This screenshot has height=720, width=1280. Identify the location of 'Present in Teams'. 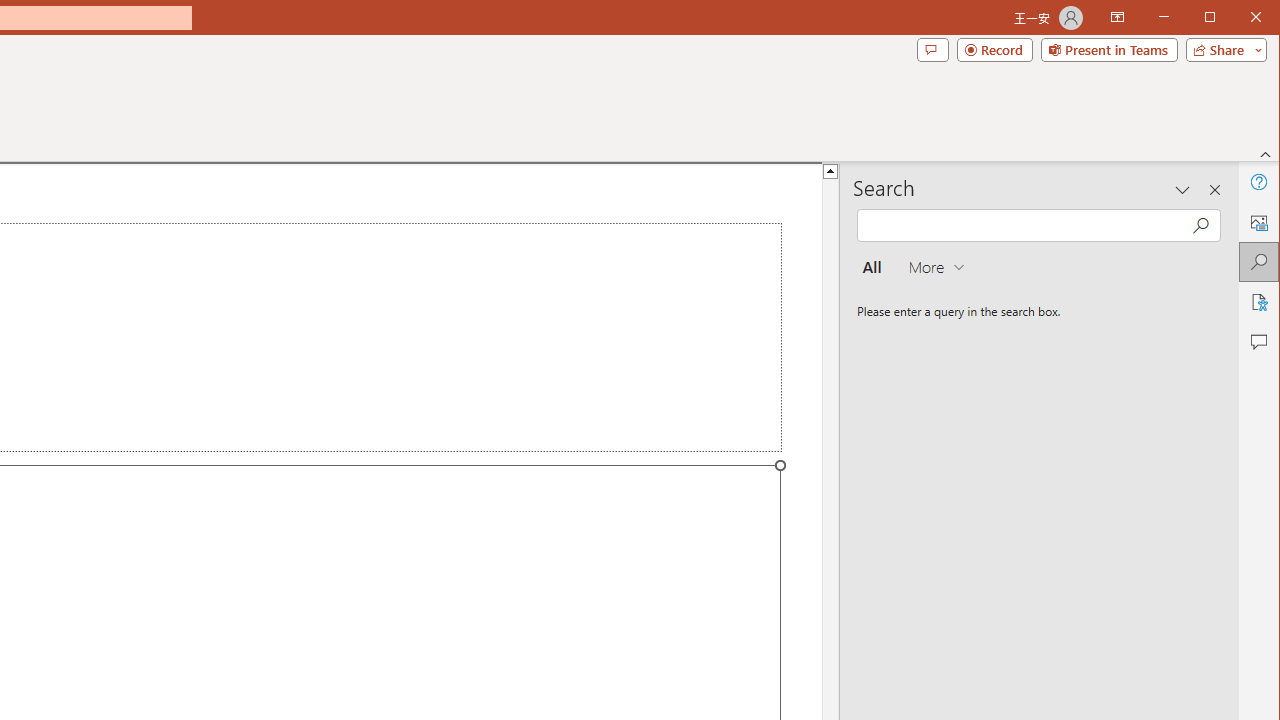
(1108, 49).